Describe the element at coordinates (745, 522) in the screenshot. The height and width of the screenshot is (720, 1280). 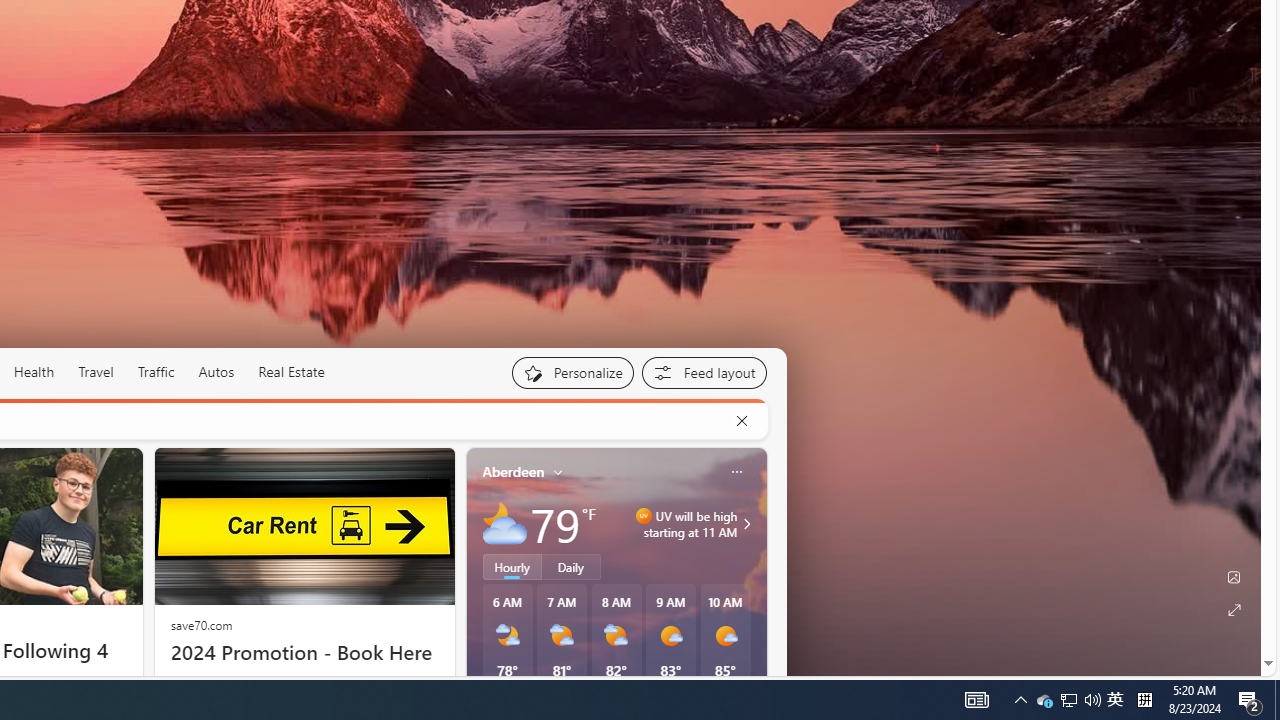
I see `'Class: weather-arrow-glyph'` at that location.